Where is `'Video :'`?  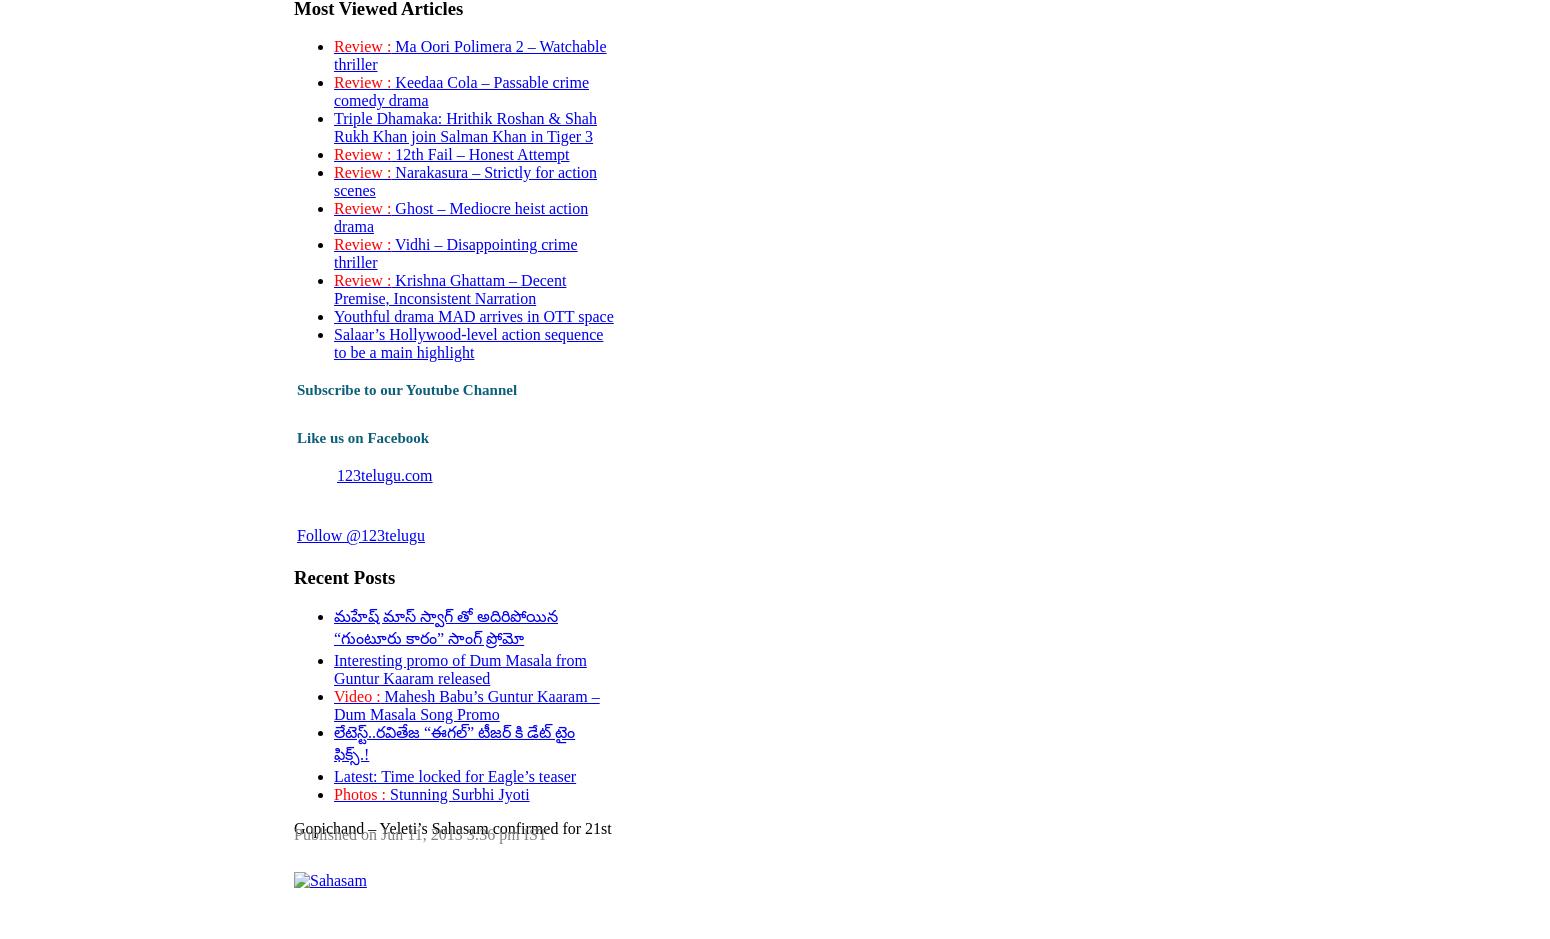
'Video :' is located at coordinates (355, 694).